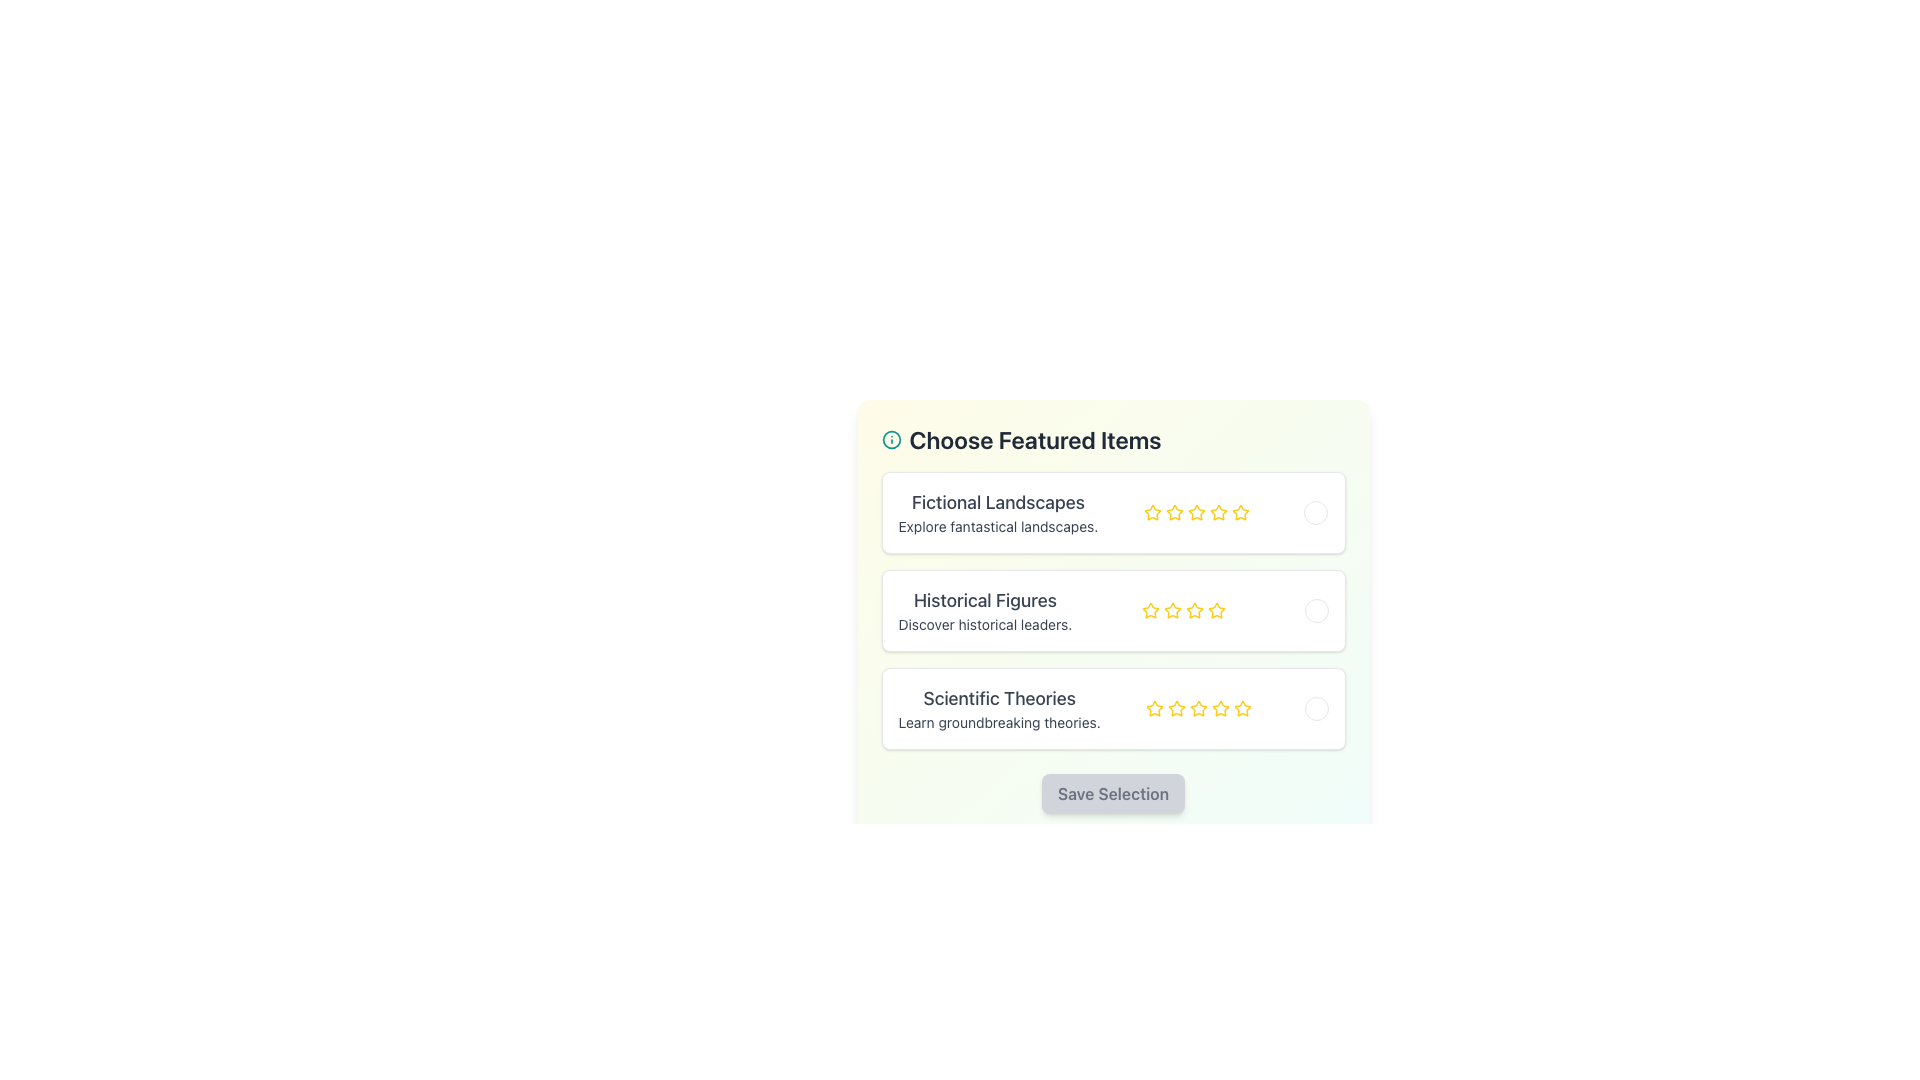  What do you see at coordinates (998, 512) in the screenshot?
I see `the descriptive title and subtitle text element for 'Fictional Landscapes' located in the first item of the card list under 'Choose Featured Items'` at bounding box center [998, 512].